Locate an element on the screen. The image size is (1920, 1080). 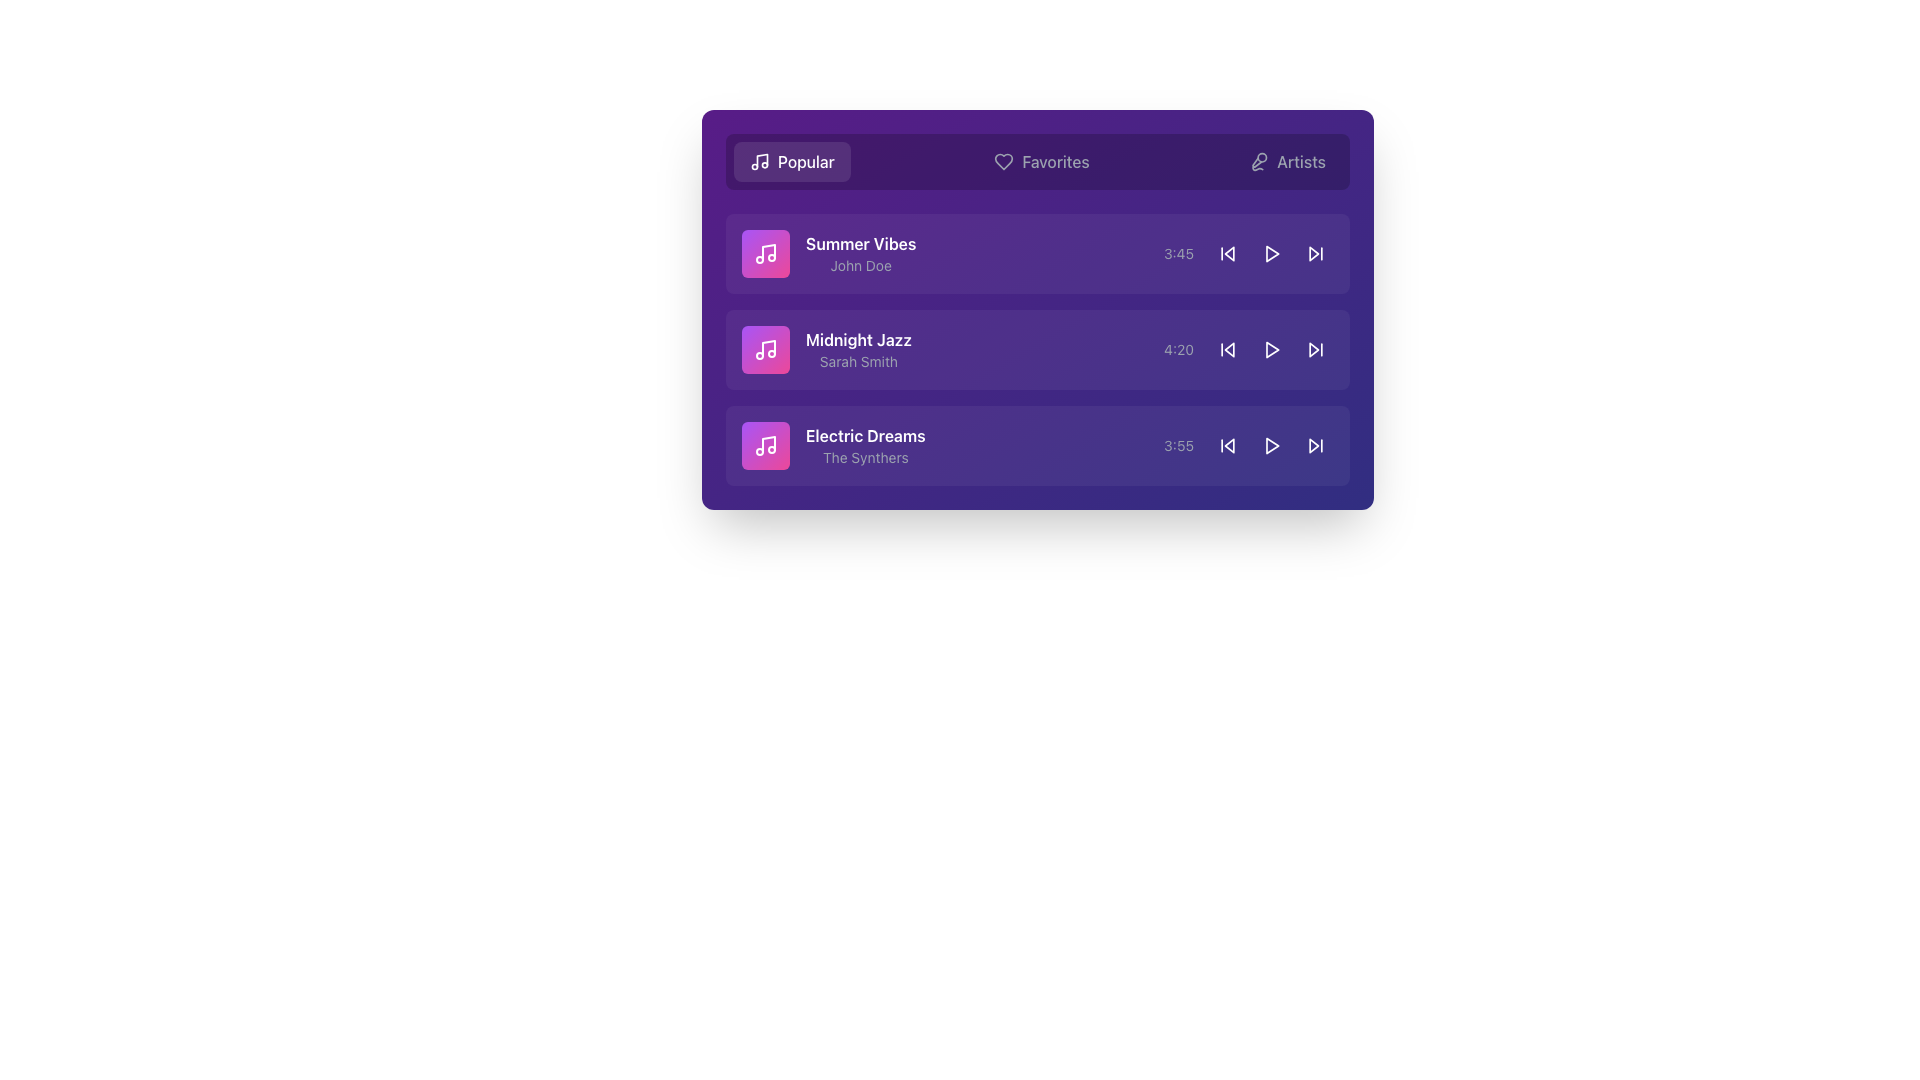
the small musical note icon located within the 'Popular' button in the header of the music menu interface is located at coordinates (761, 159).